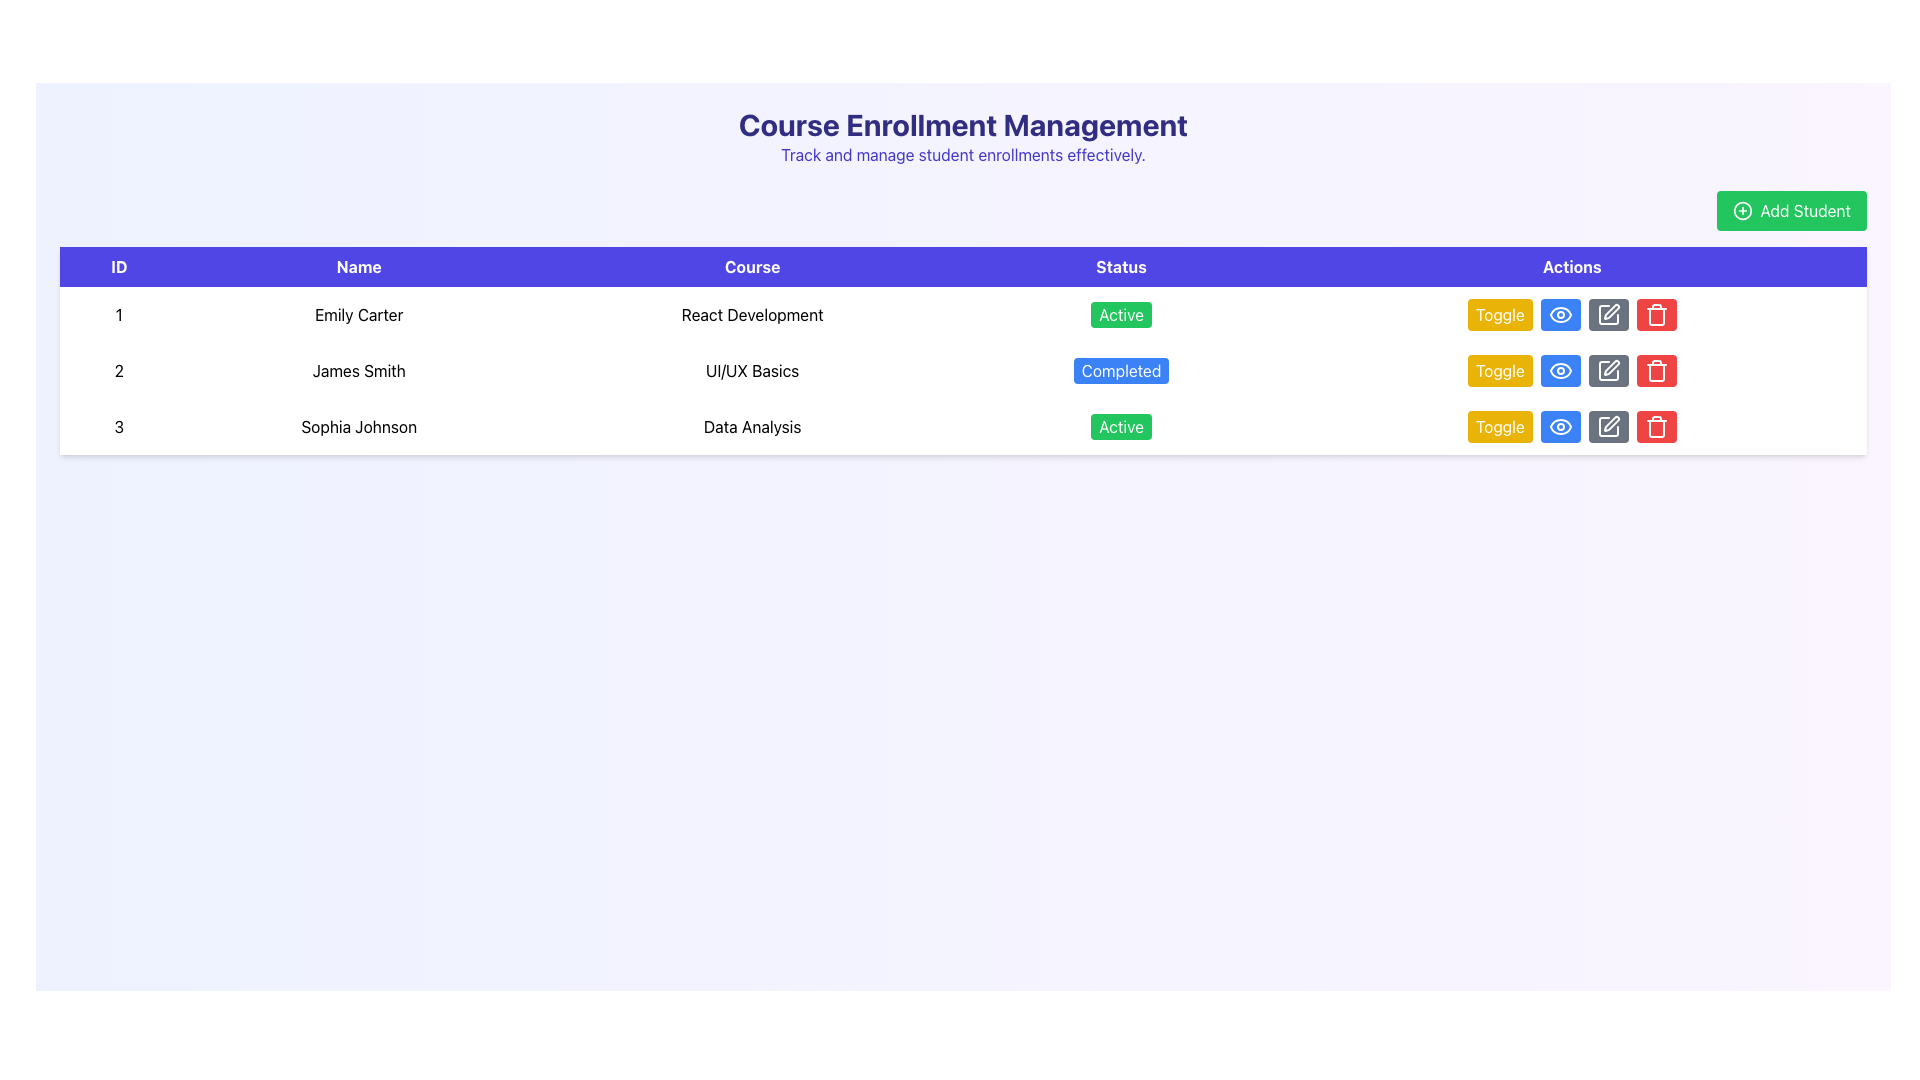  I want to click on the prominent red delete button with a trash can icon located in the third row of the 'Actions' column in the table, so click(1656, 426).